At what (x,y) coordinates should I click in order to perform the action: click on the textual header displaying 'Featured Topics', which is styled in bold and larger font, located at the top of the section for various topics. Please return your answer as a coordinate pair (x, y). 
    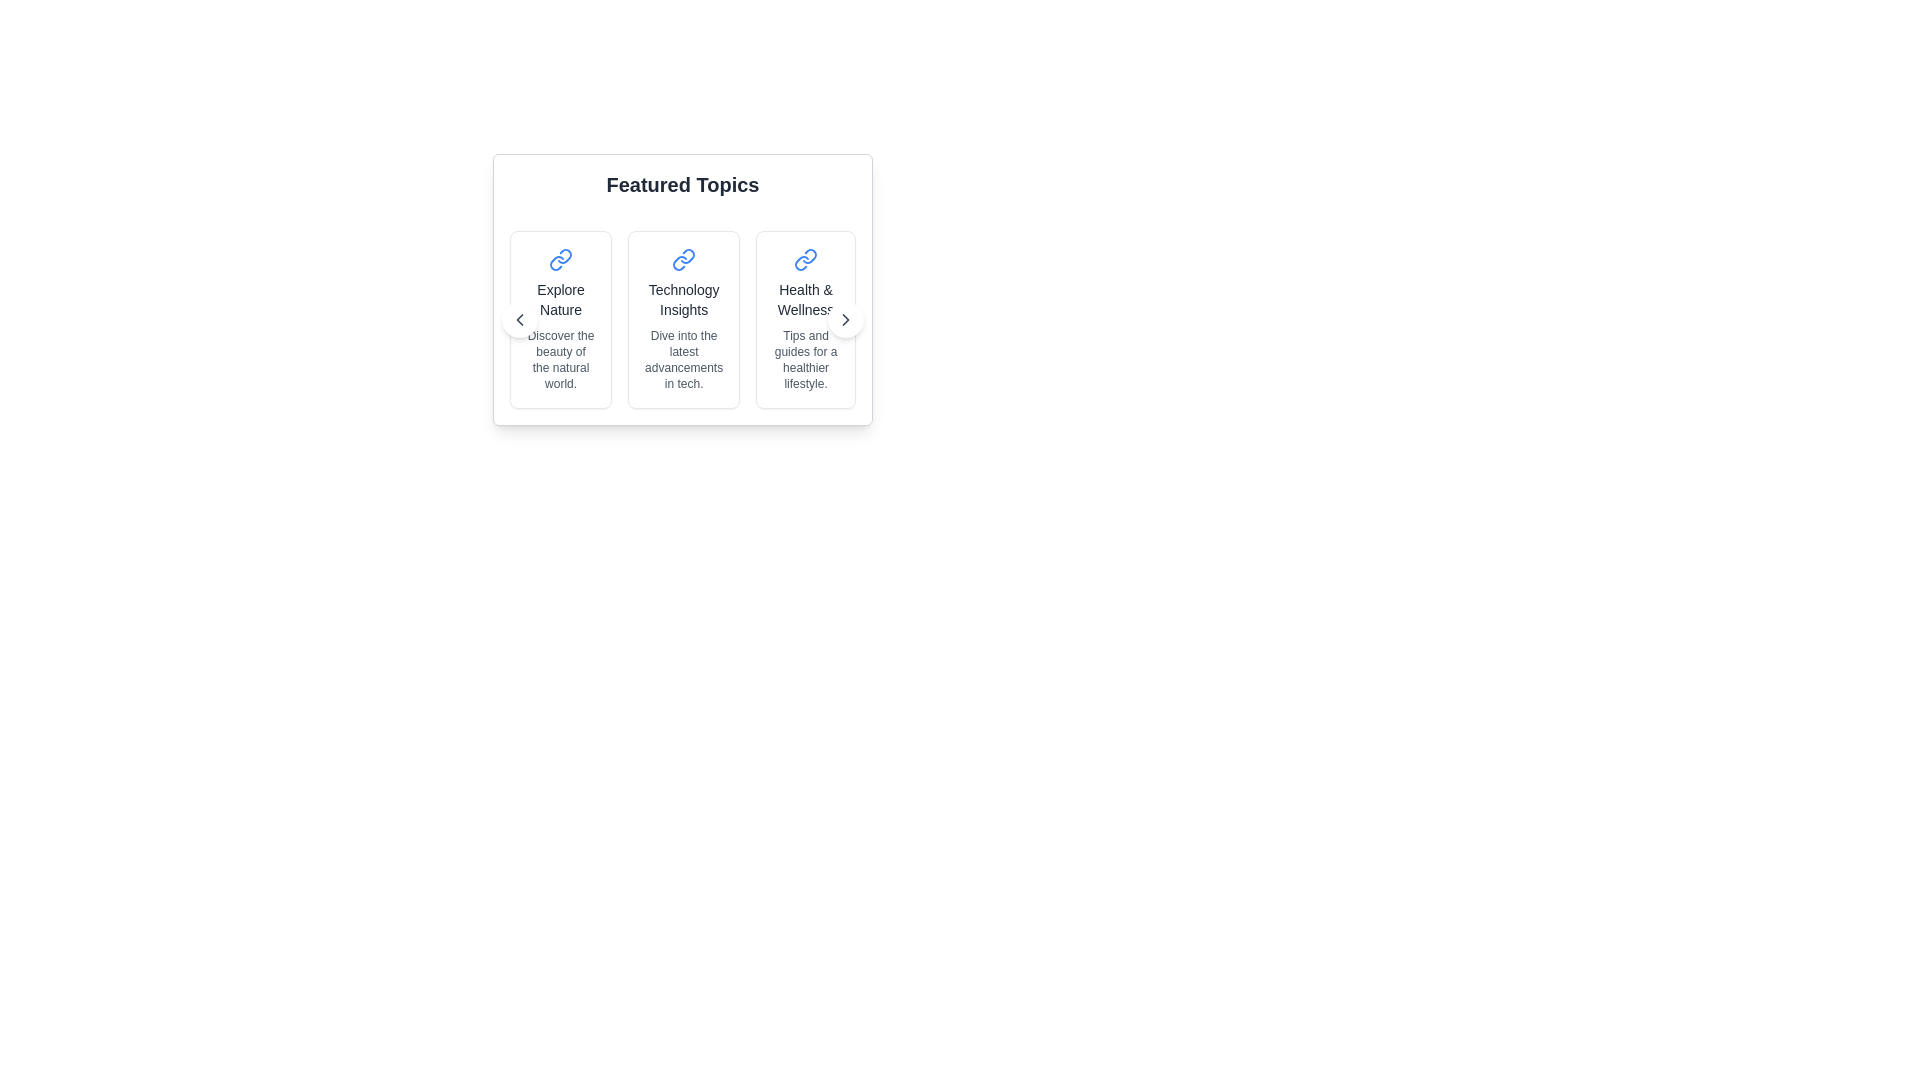
    Looking at the image, I should click on (682, 185).